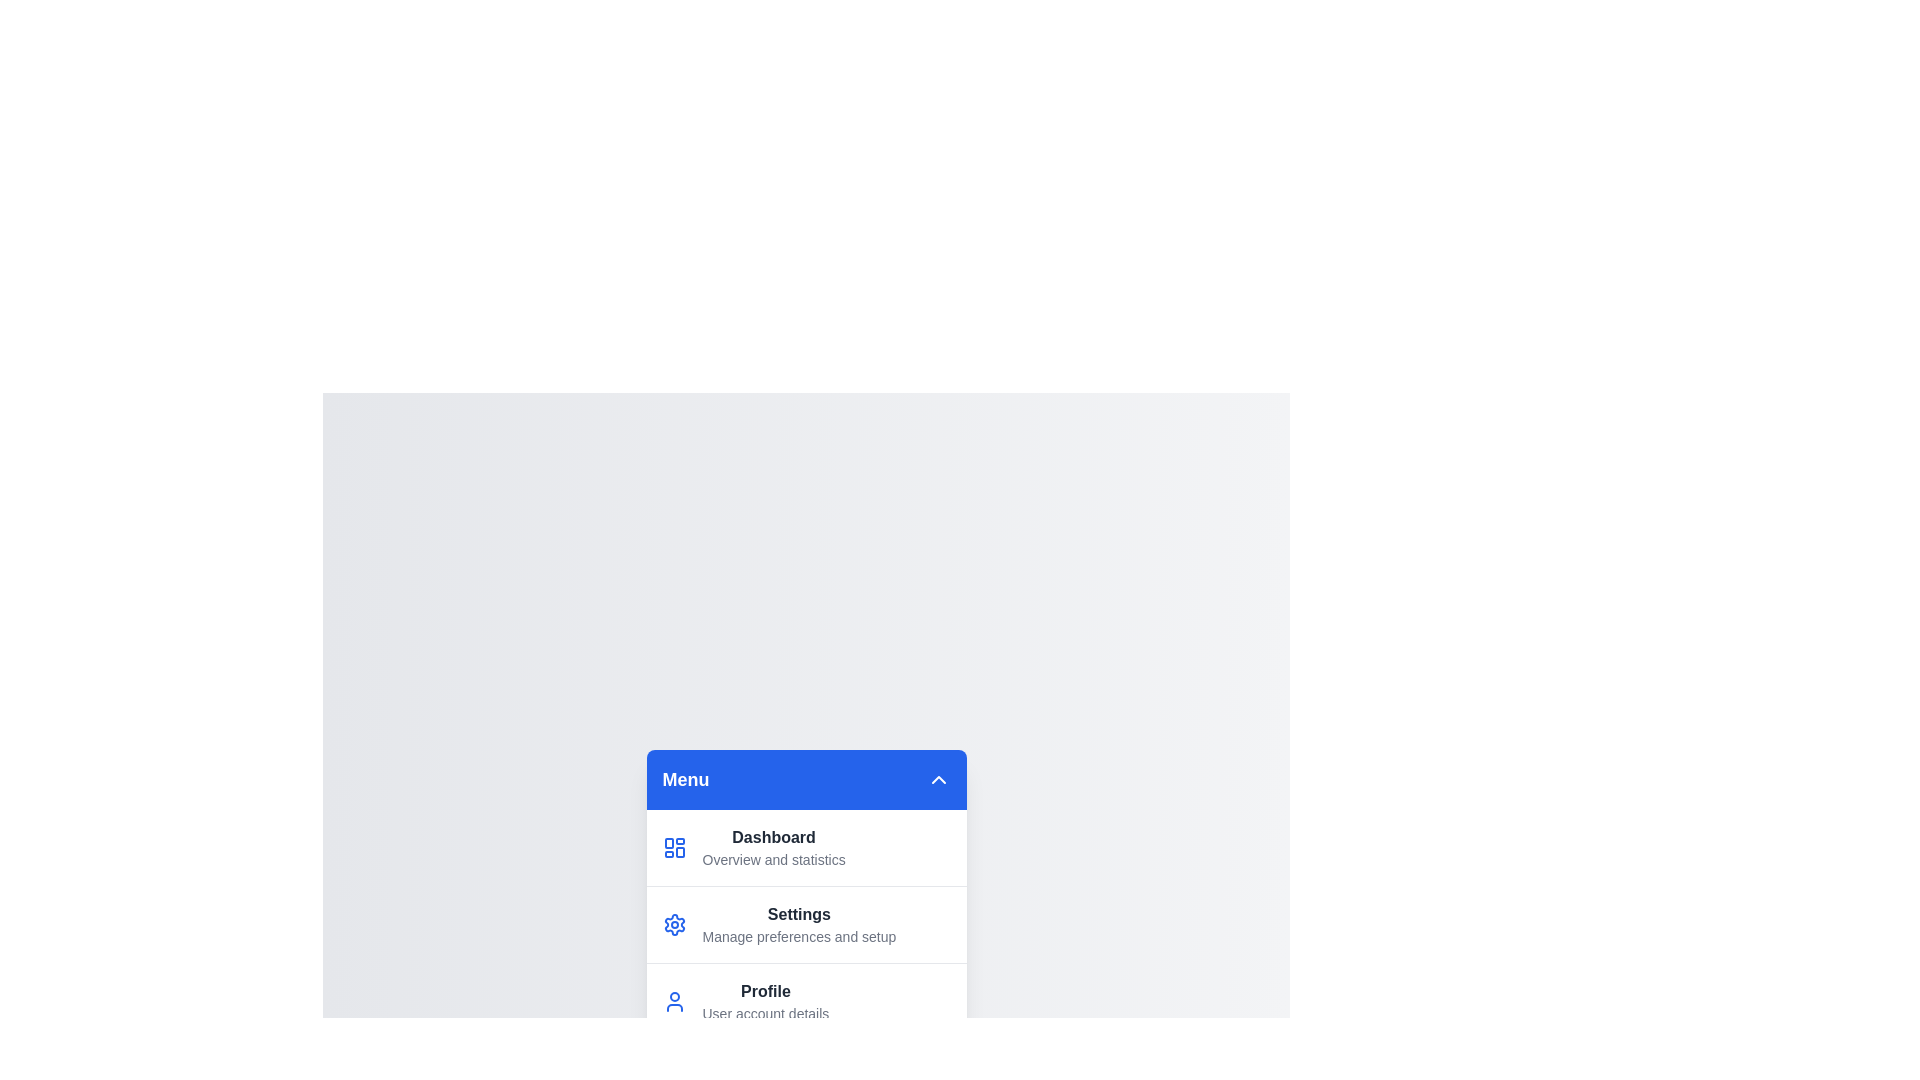 The height and width of the screenshot is (1080, 1920). What do you see at coordinates (674, 1001) in the screenshot?
I see `the icon corresponding to the menu item 'Profile'` at bounding box center [674, 1001].